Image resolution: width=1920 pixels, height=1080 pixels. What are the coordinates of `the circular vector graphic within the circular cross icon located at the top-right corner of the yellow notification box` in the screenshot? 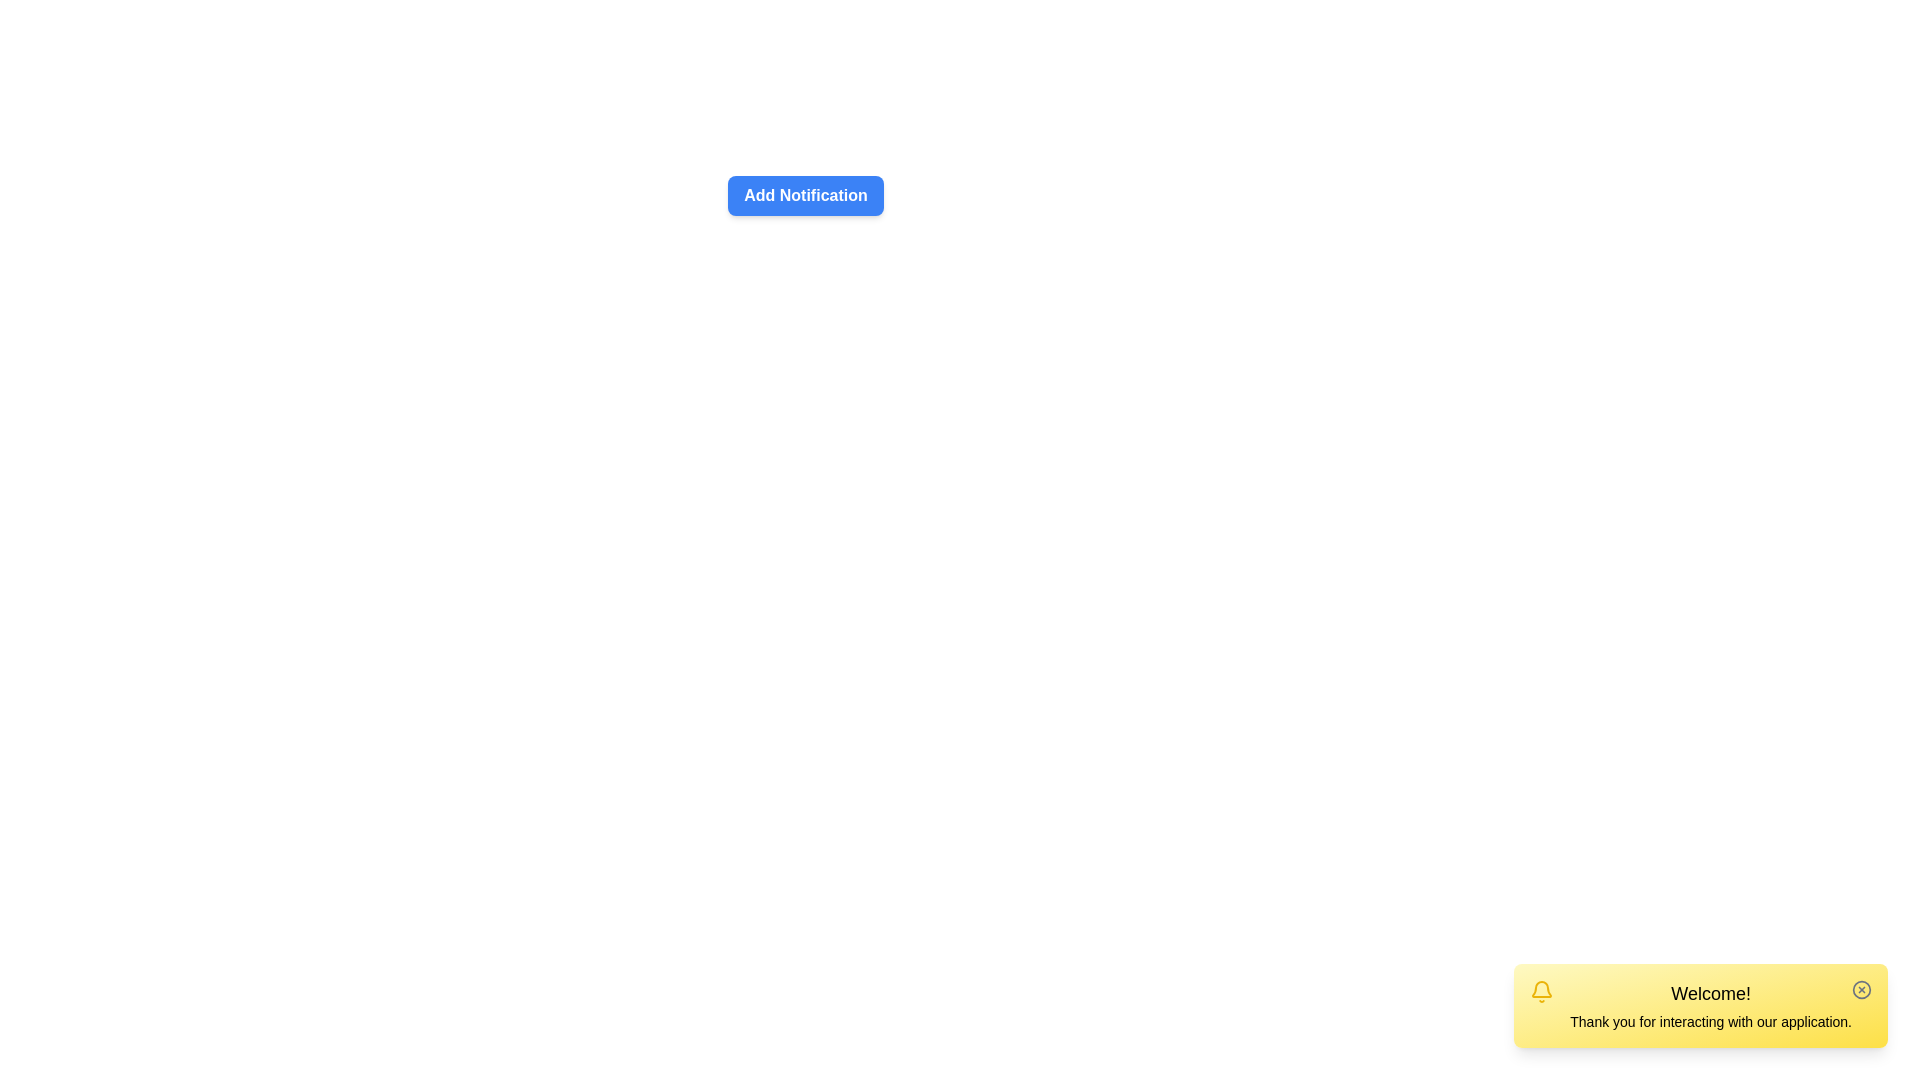 It's located at (1861, 990).